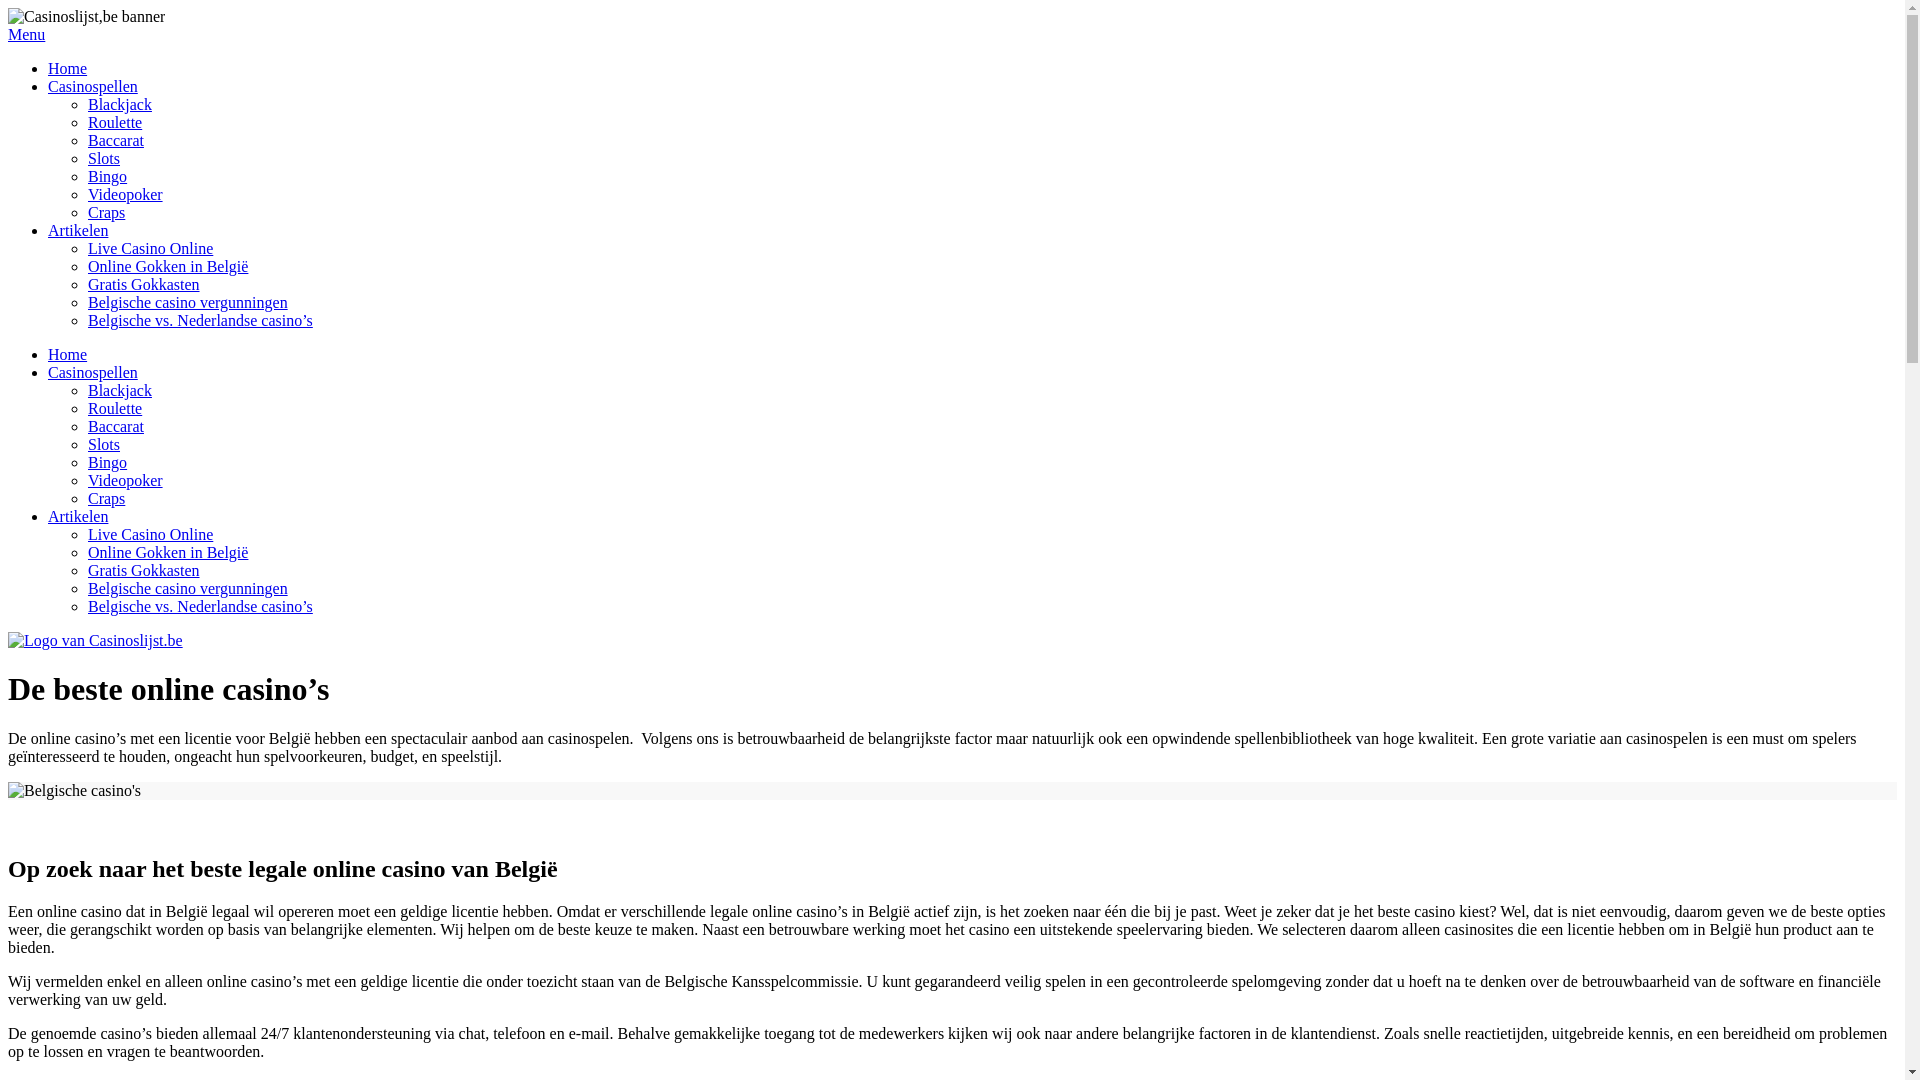 The image size is (1920, 1080). What do you see at coordinates (91, 372) in the screenshot?
I see `'Casinospellen'` at bounding box center [91, 372].